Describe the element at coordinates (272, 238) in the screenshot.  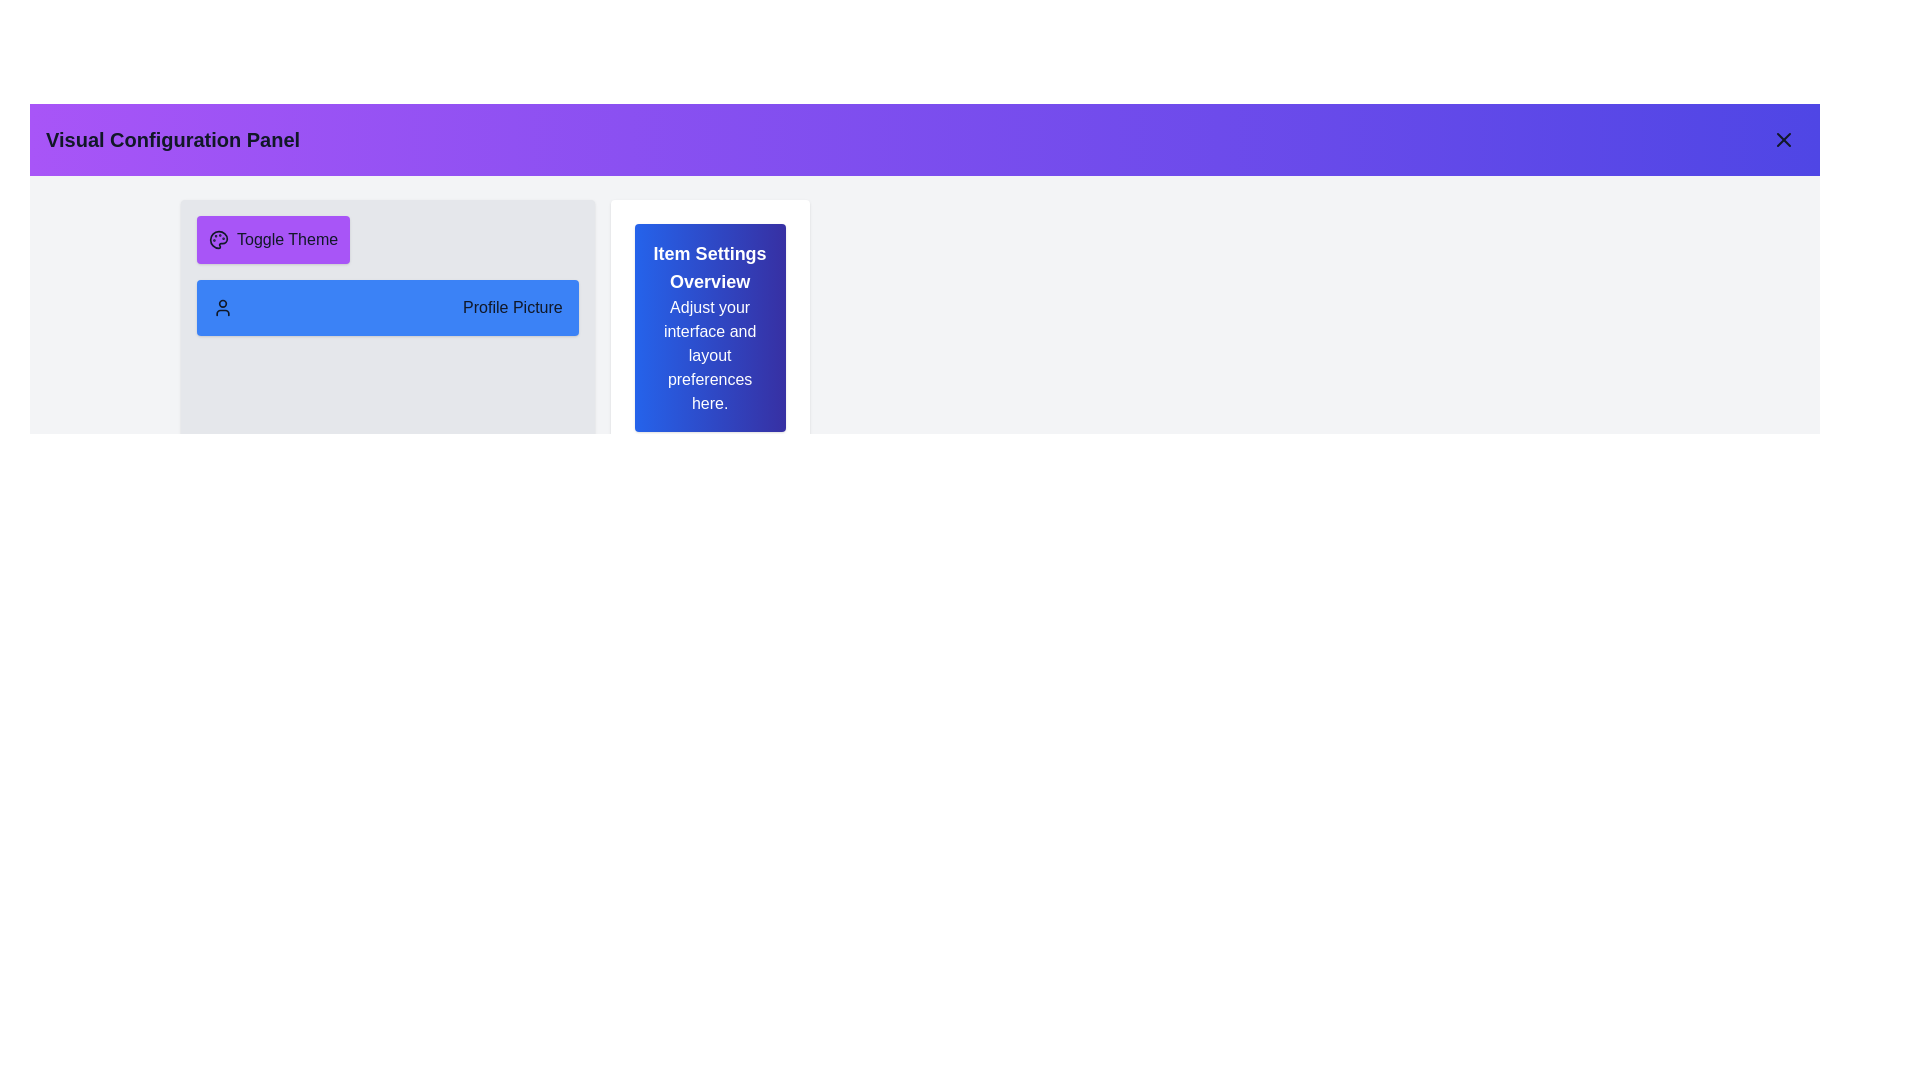
I see `the 'Toggle Theme' button with a purple background, rounded corners, and a palette icon` at that location.